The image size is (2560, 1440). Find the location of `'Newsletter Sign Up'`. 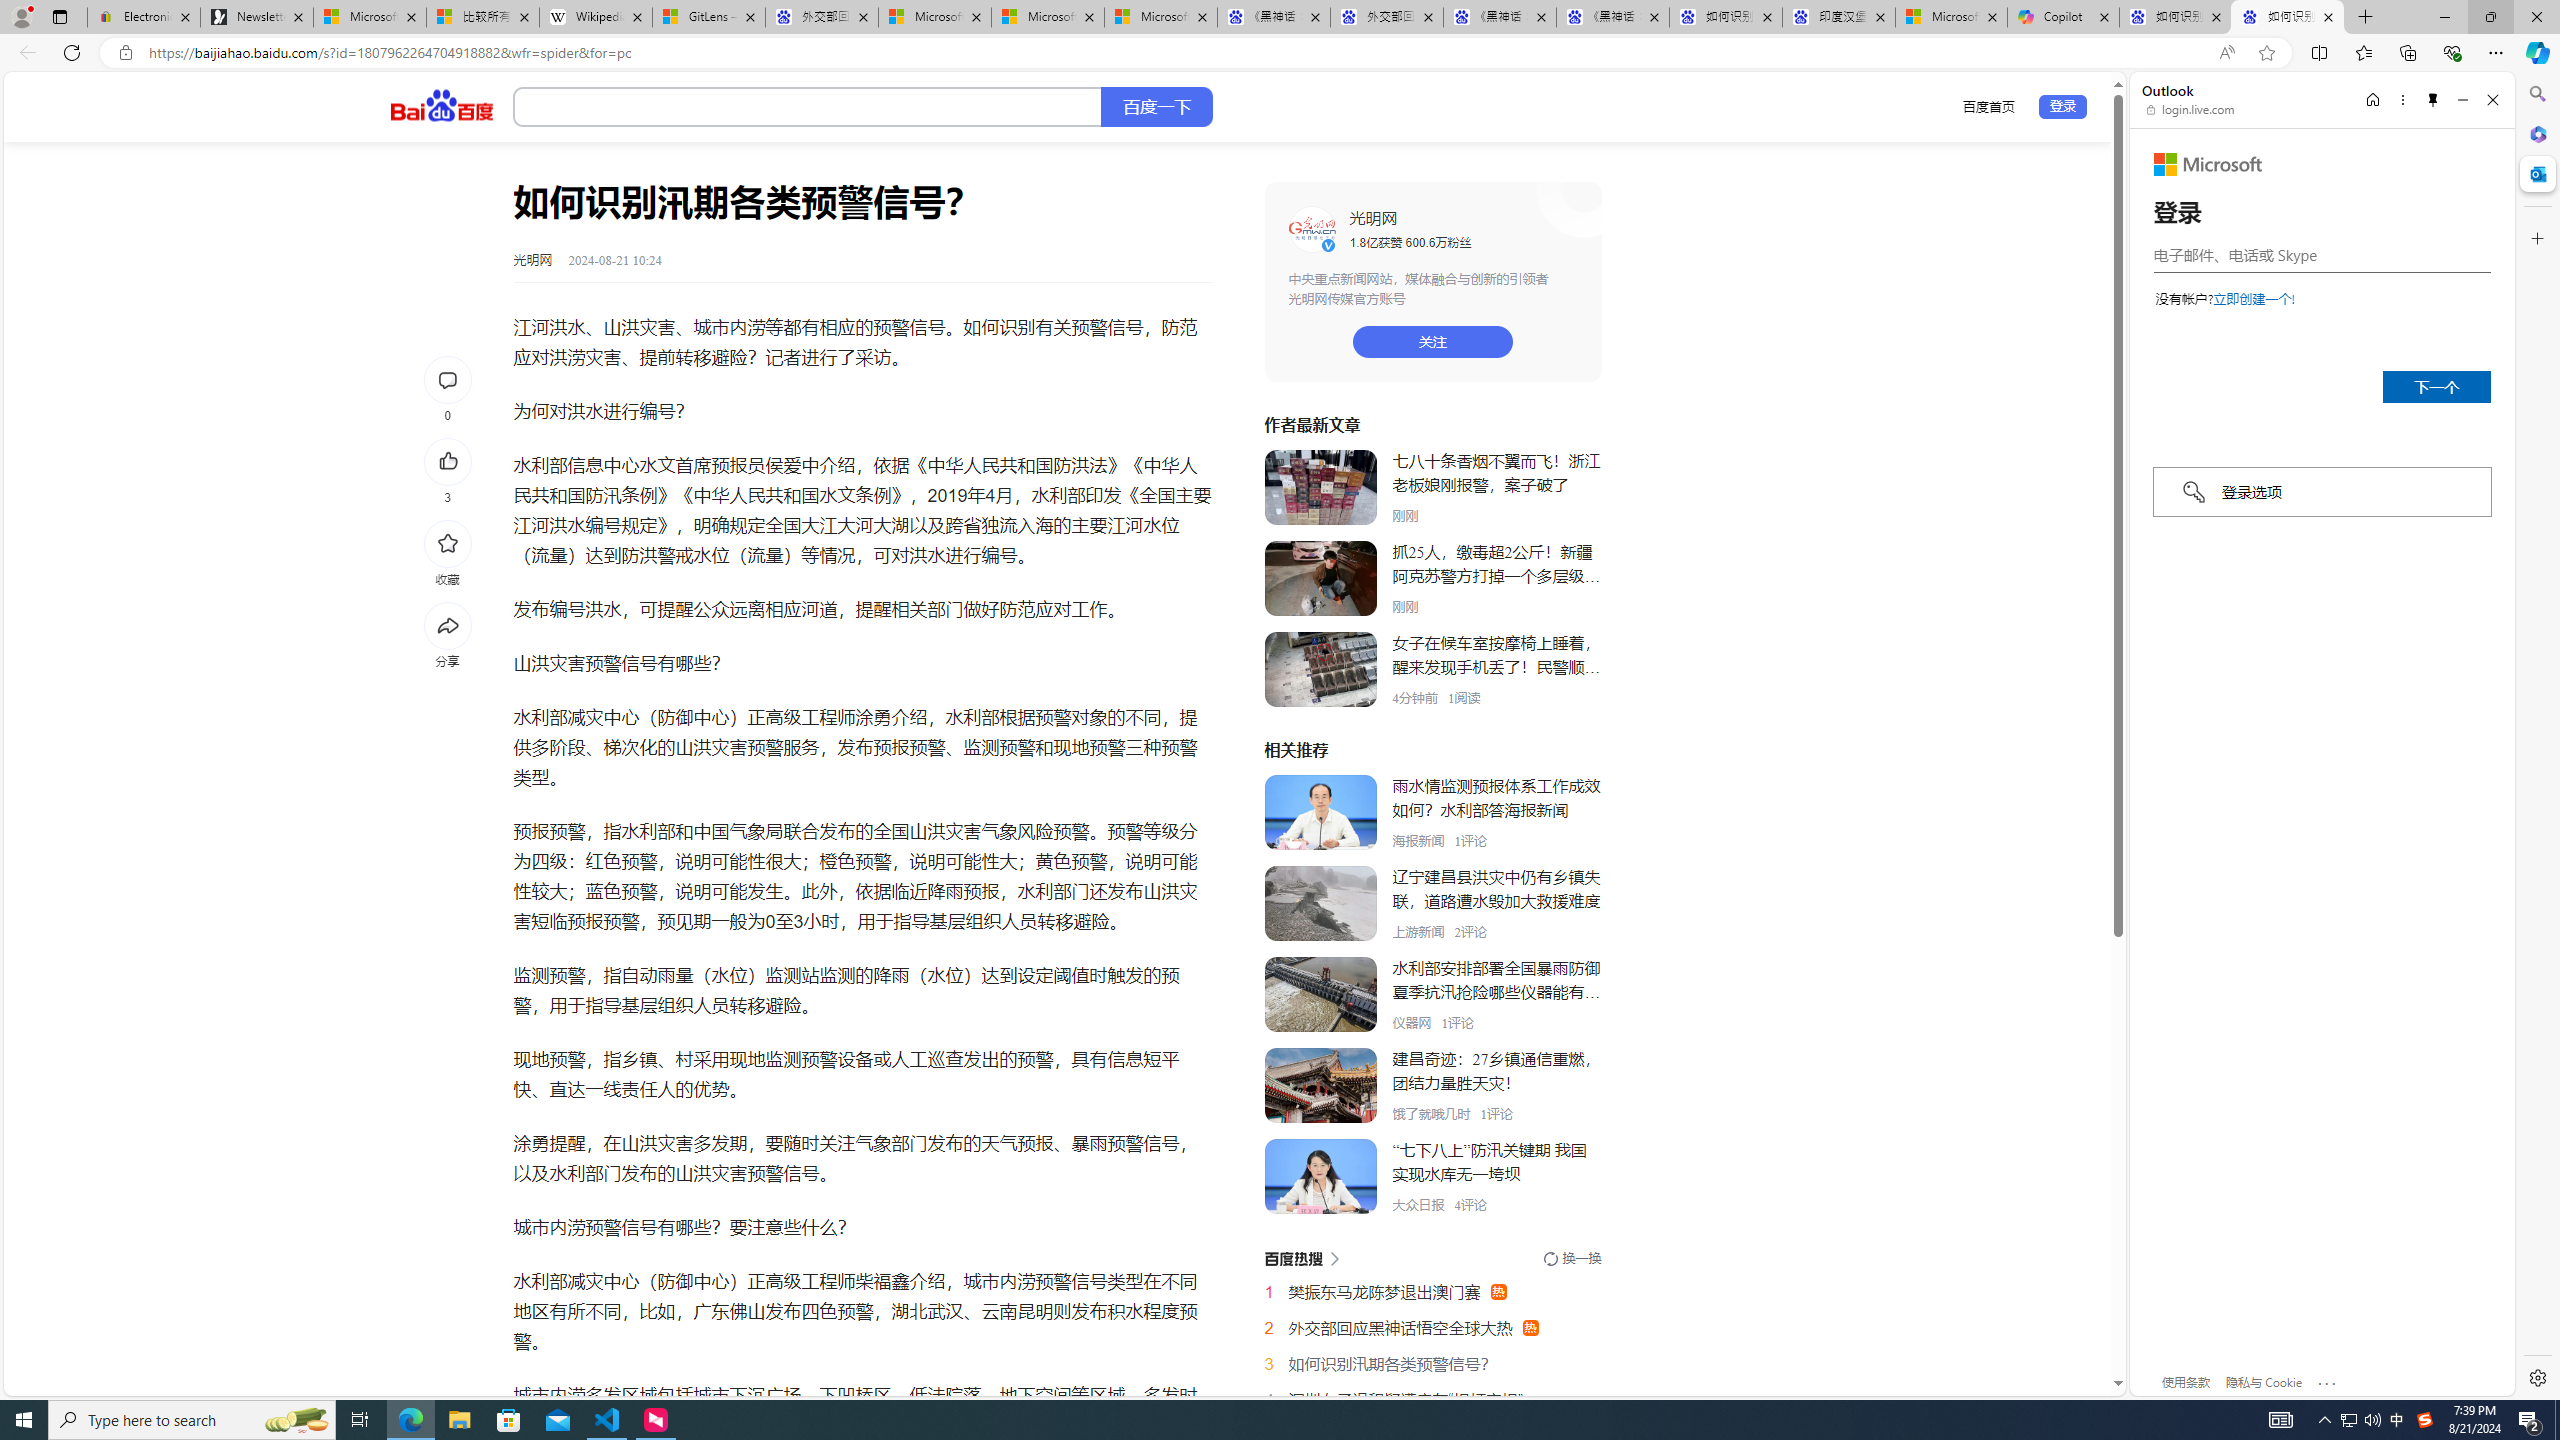

'Newsletter Sign Up' is located at coordinates (256, 16).